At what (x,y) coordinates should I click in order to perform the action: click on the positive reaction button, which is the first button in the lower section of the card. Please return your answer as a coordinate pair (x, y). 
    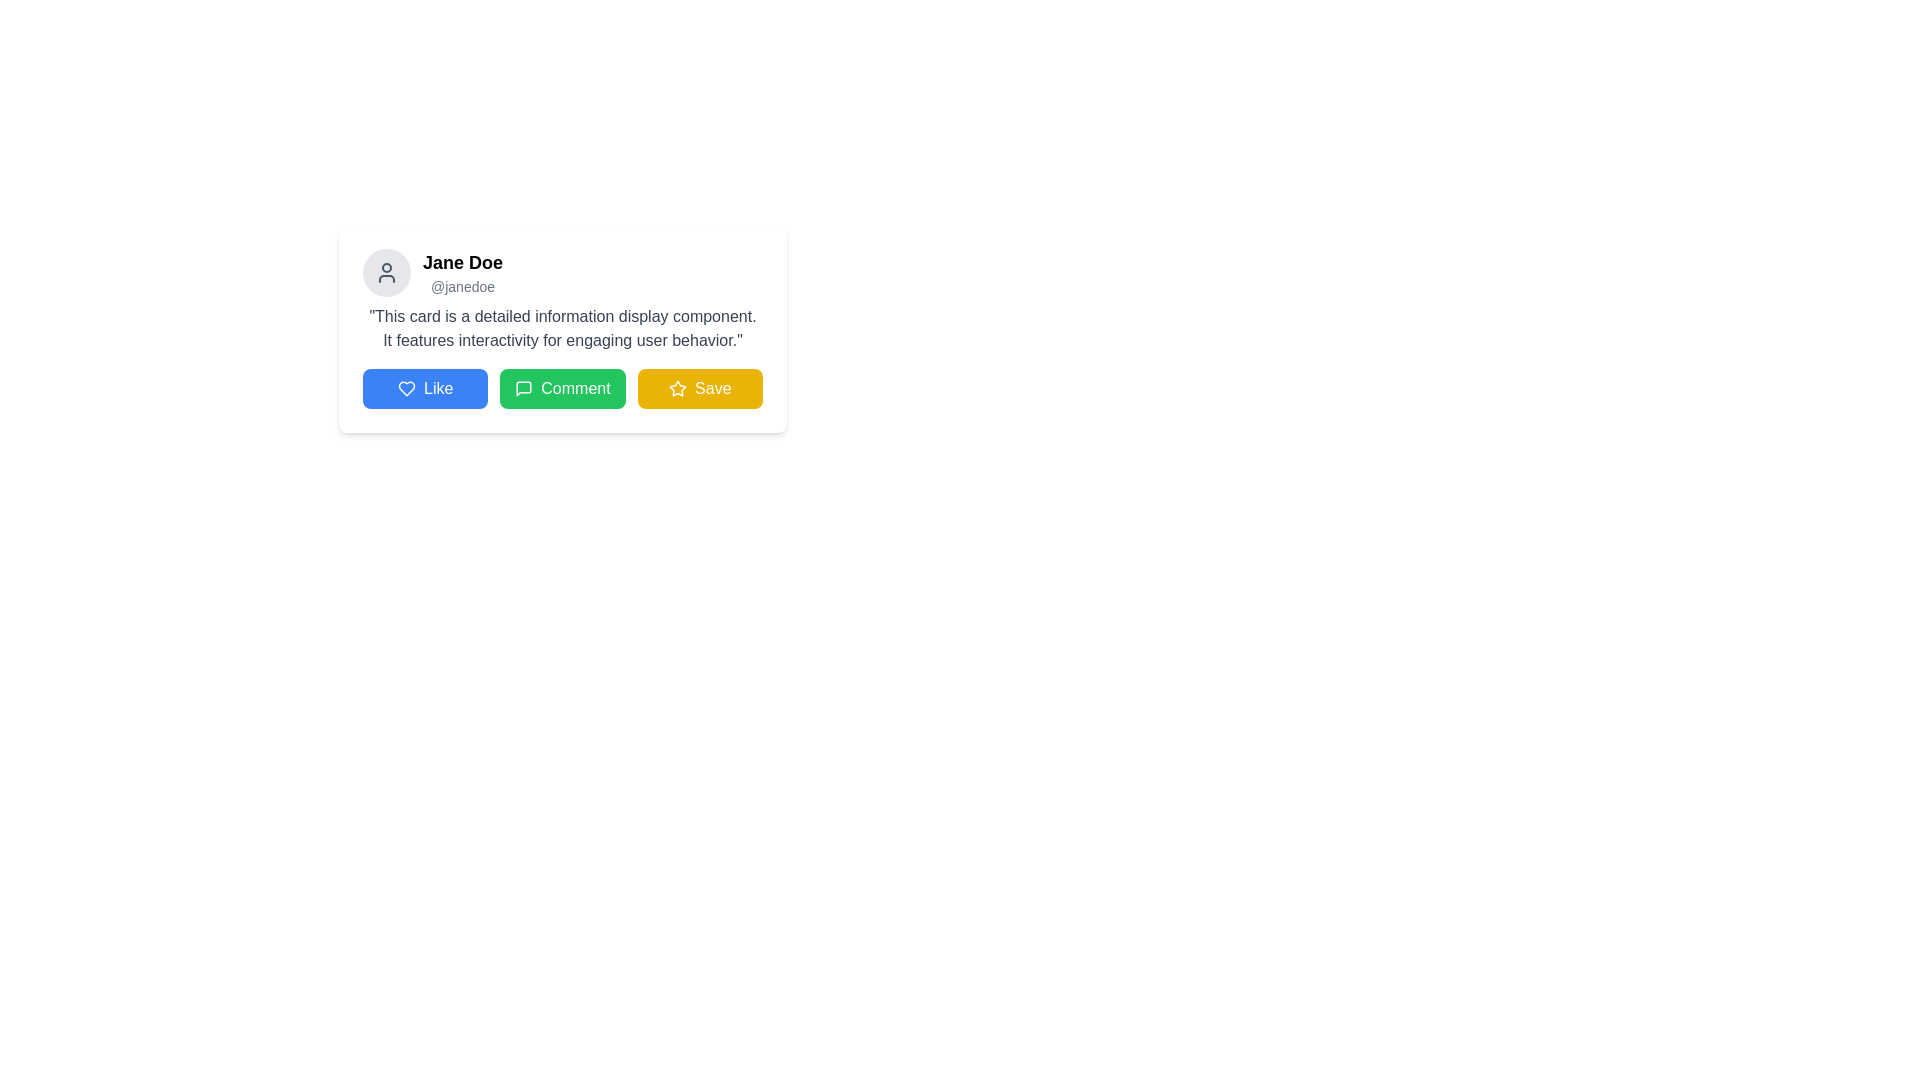
    Looking at the image, I should click on (424, 389).